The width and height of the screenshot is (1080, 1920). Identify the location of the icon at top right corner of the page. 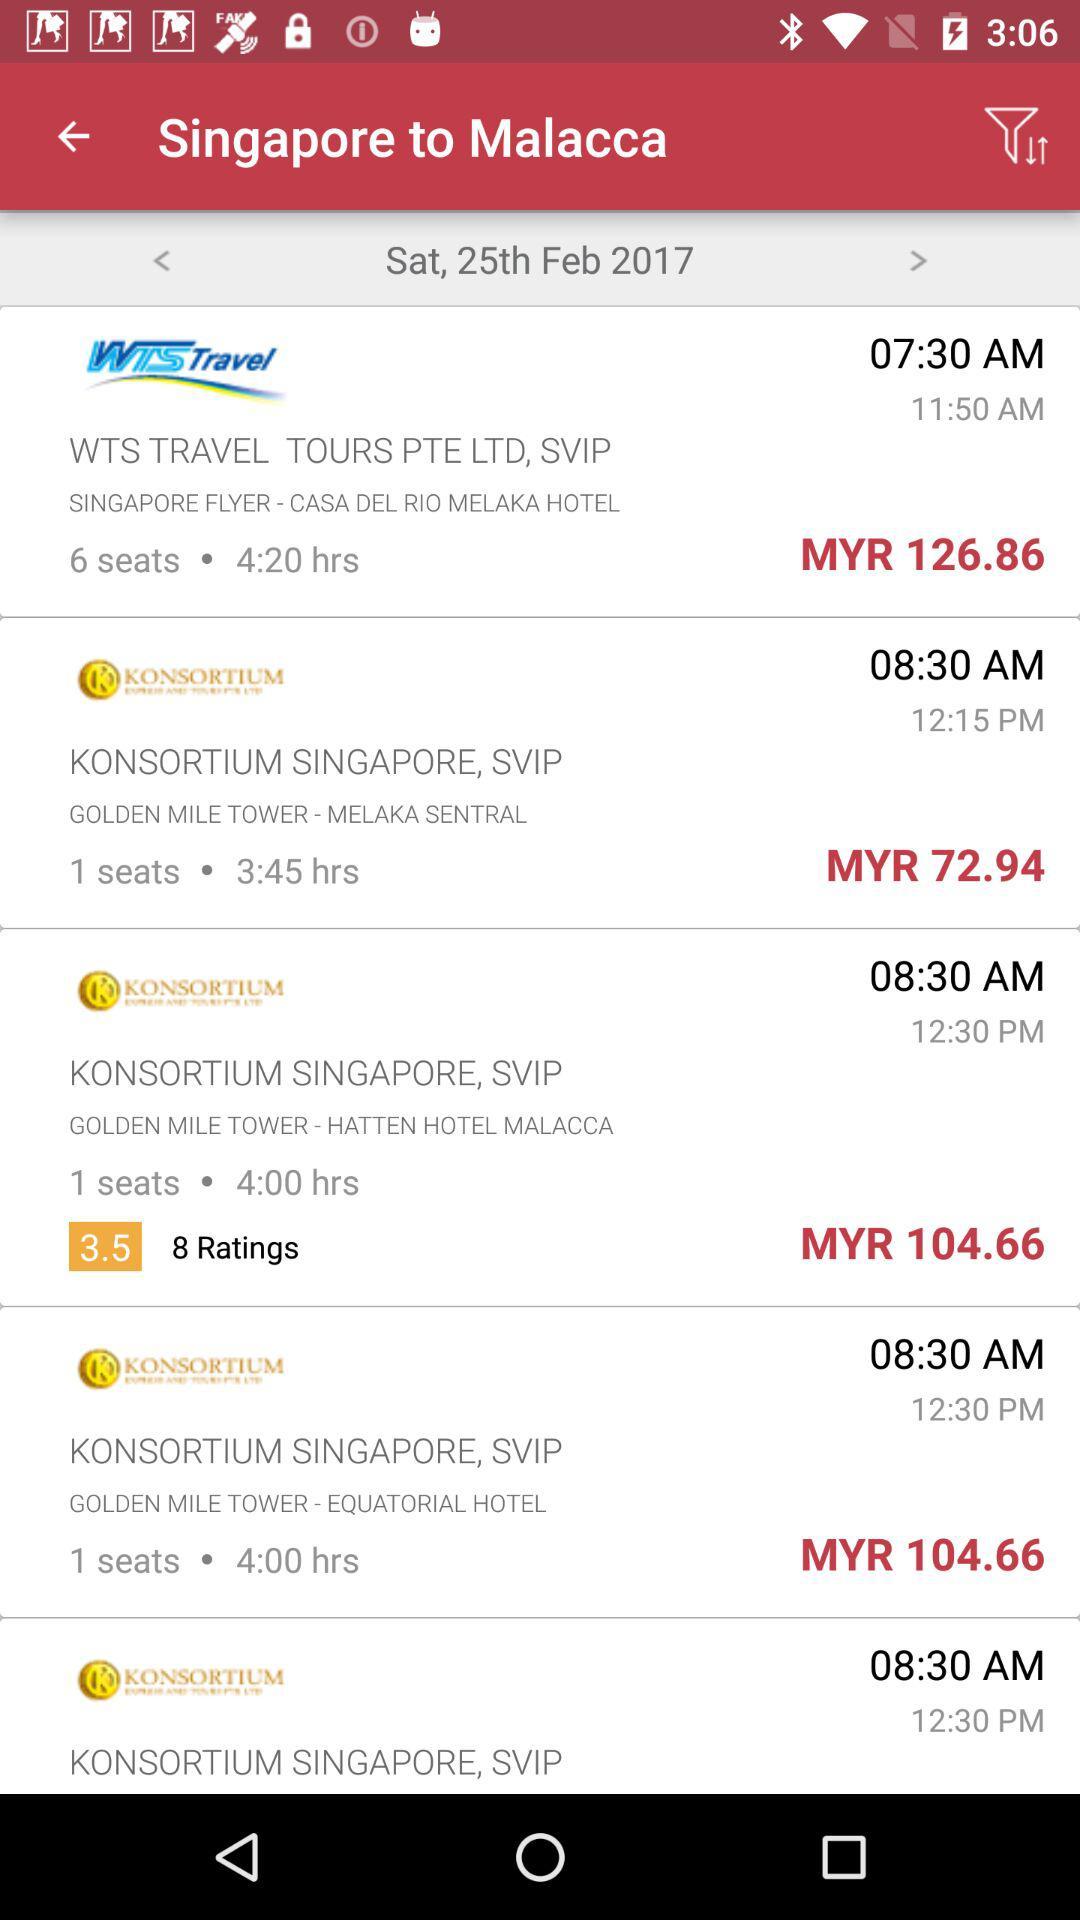
(1016, 136).